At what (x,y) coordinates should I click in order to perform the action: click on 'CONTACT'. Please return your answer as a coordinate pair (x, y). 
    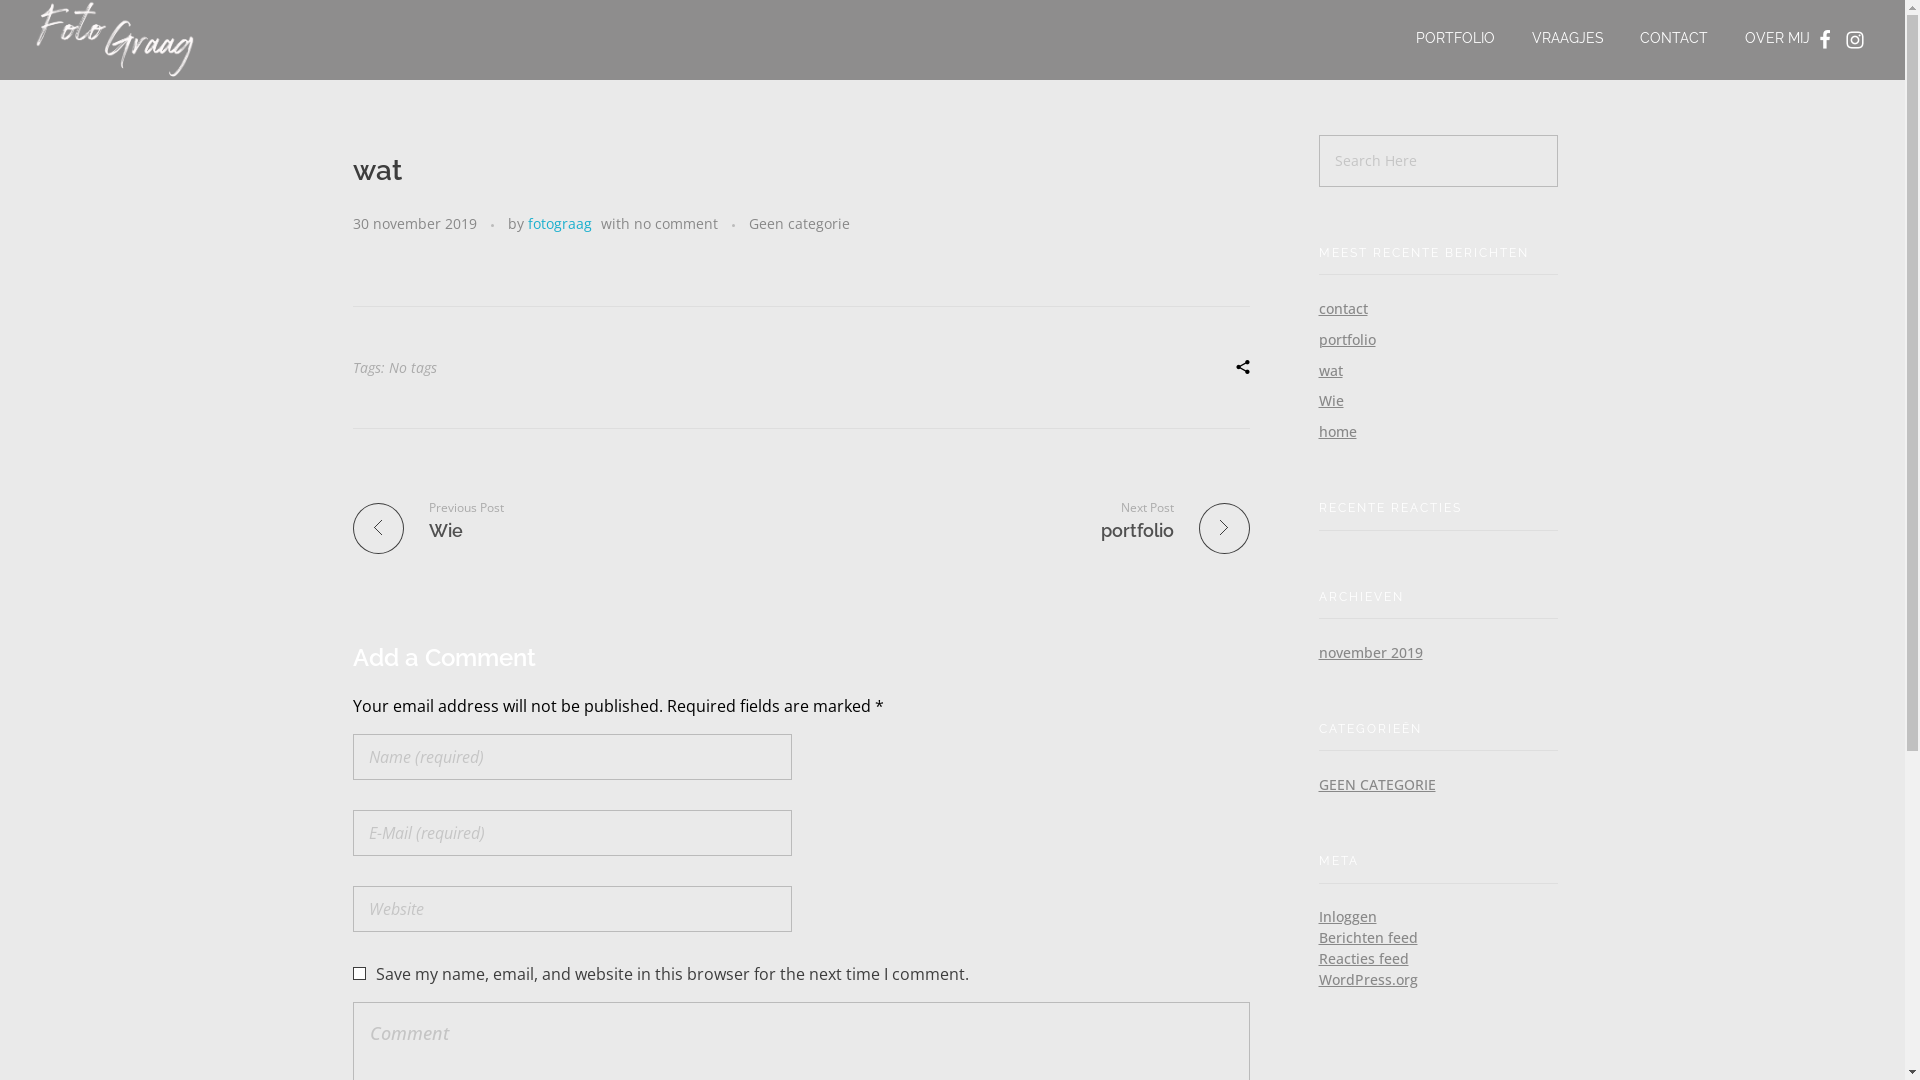
    Looking at the image, I should click on (1674, 38).